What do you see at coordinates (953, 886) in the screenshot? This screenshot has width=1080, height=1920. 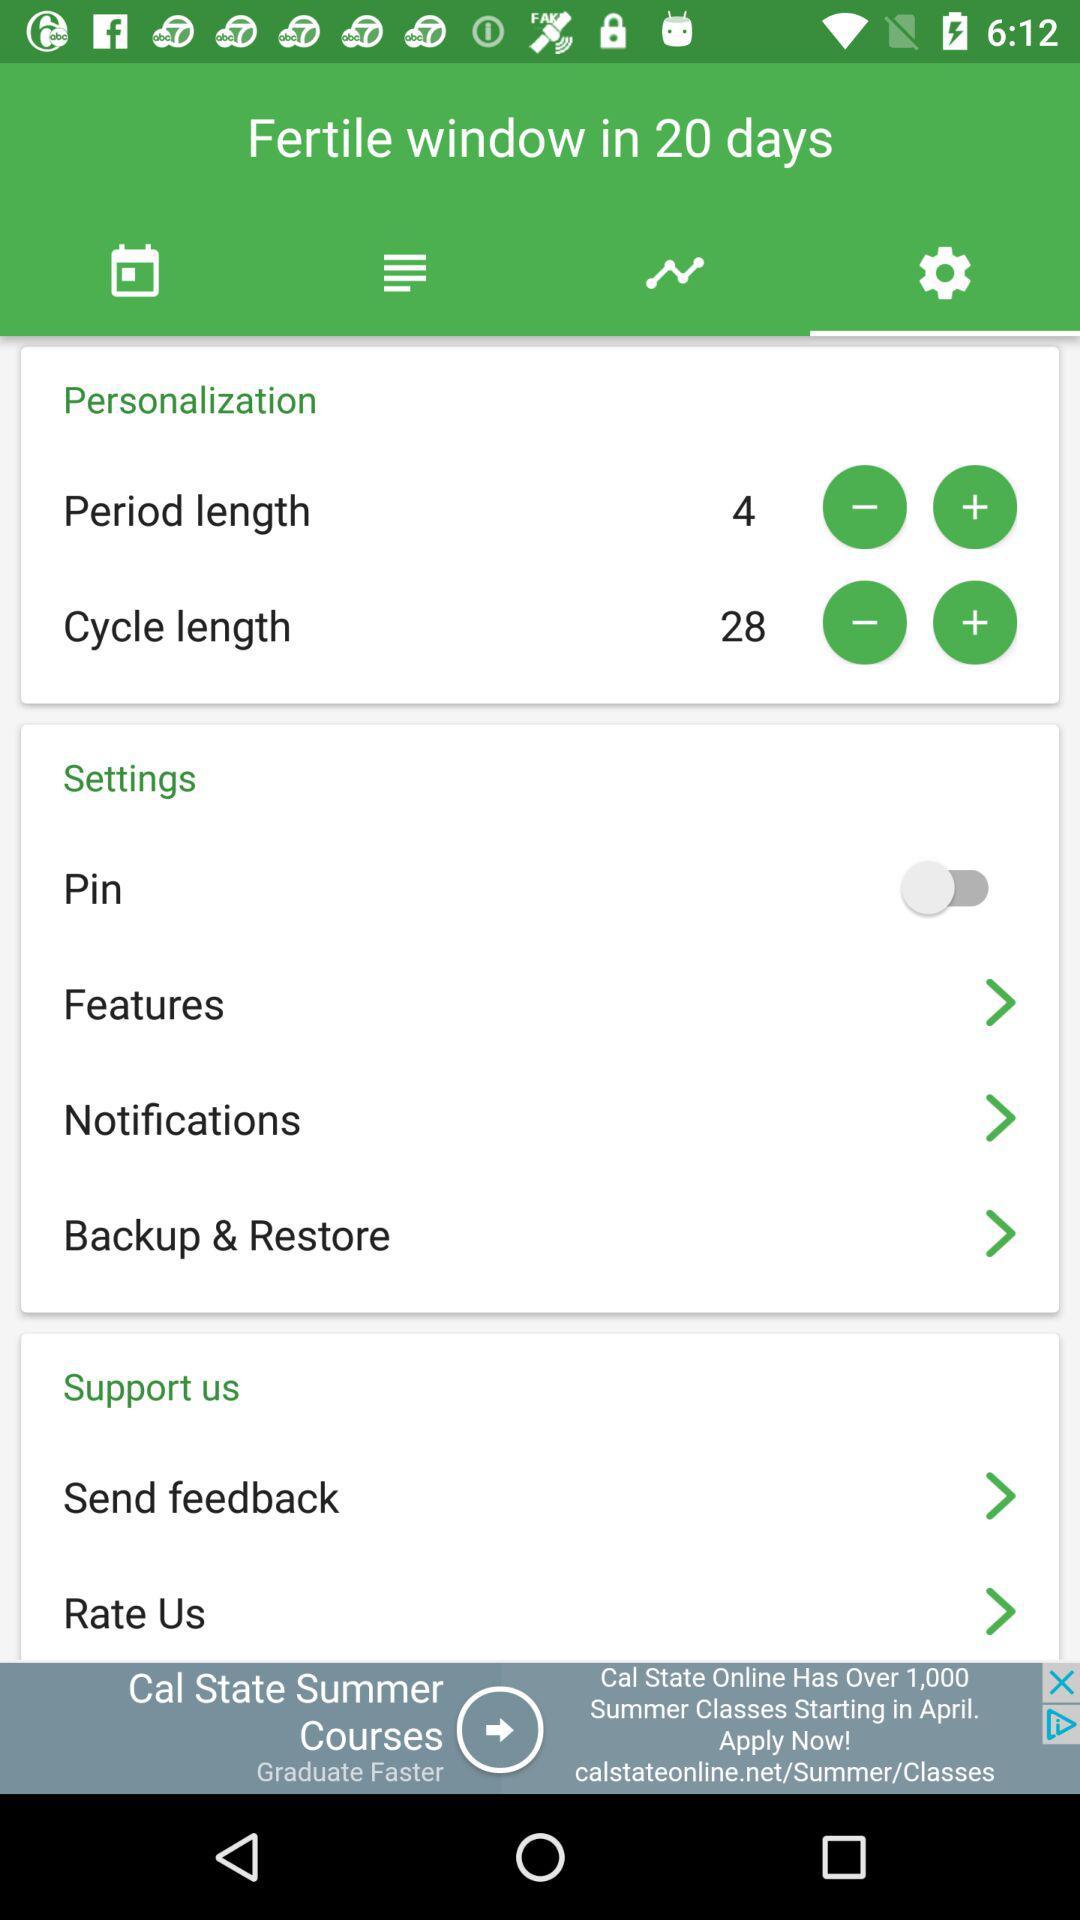 I see `on and off option` at bounding box center [953, 886].